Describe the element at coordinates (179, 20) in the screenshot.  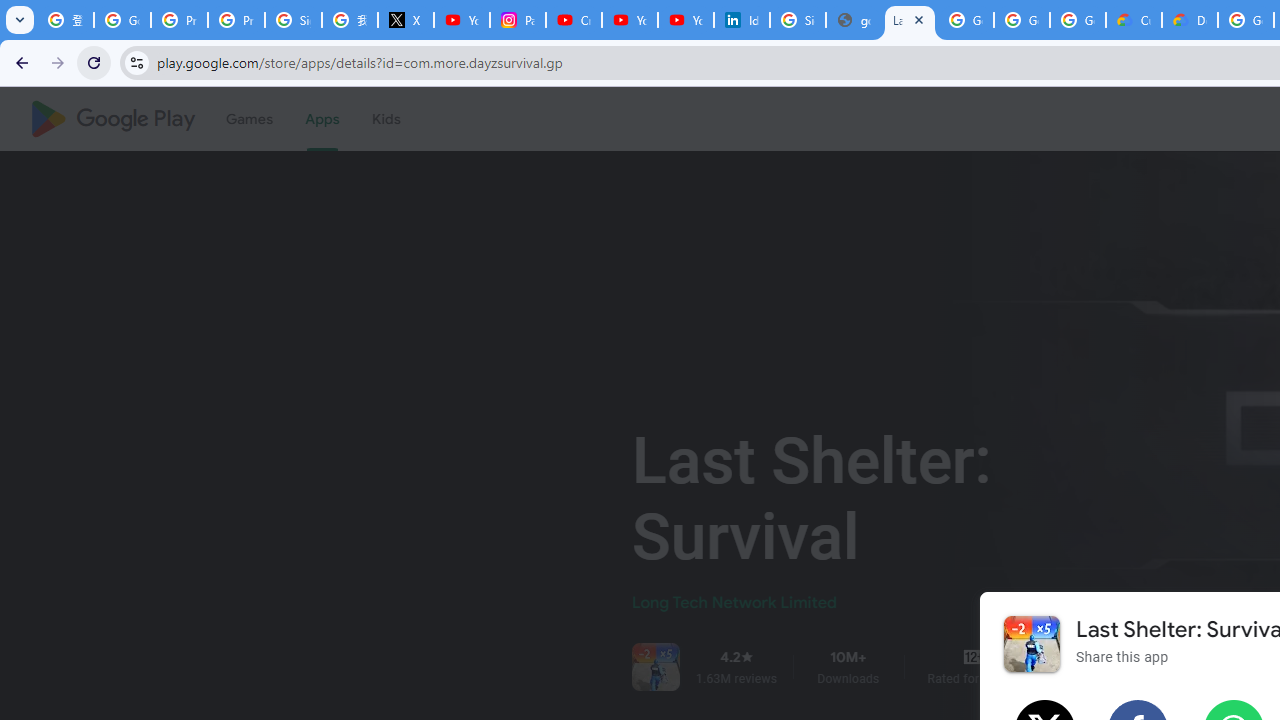
I see `'Privacy Help Center - Policies Help'` at that location.